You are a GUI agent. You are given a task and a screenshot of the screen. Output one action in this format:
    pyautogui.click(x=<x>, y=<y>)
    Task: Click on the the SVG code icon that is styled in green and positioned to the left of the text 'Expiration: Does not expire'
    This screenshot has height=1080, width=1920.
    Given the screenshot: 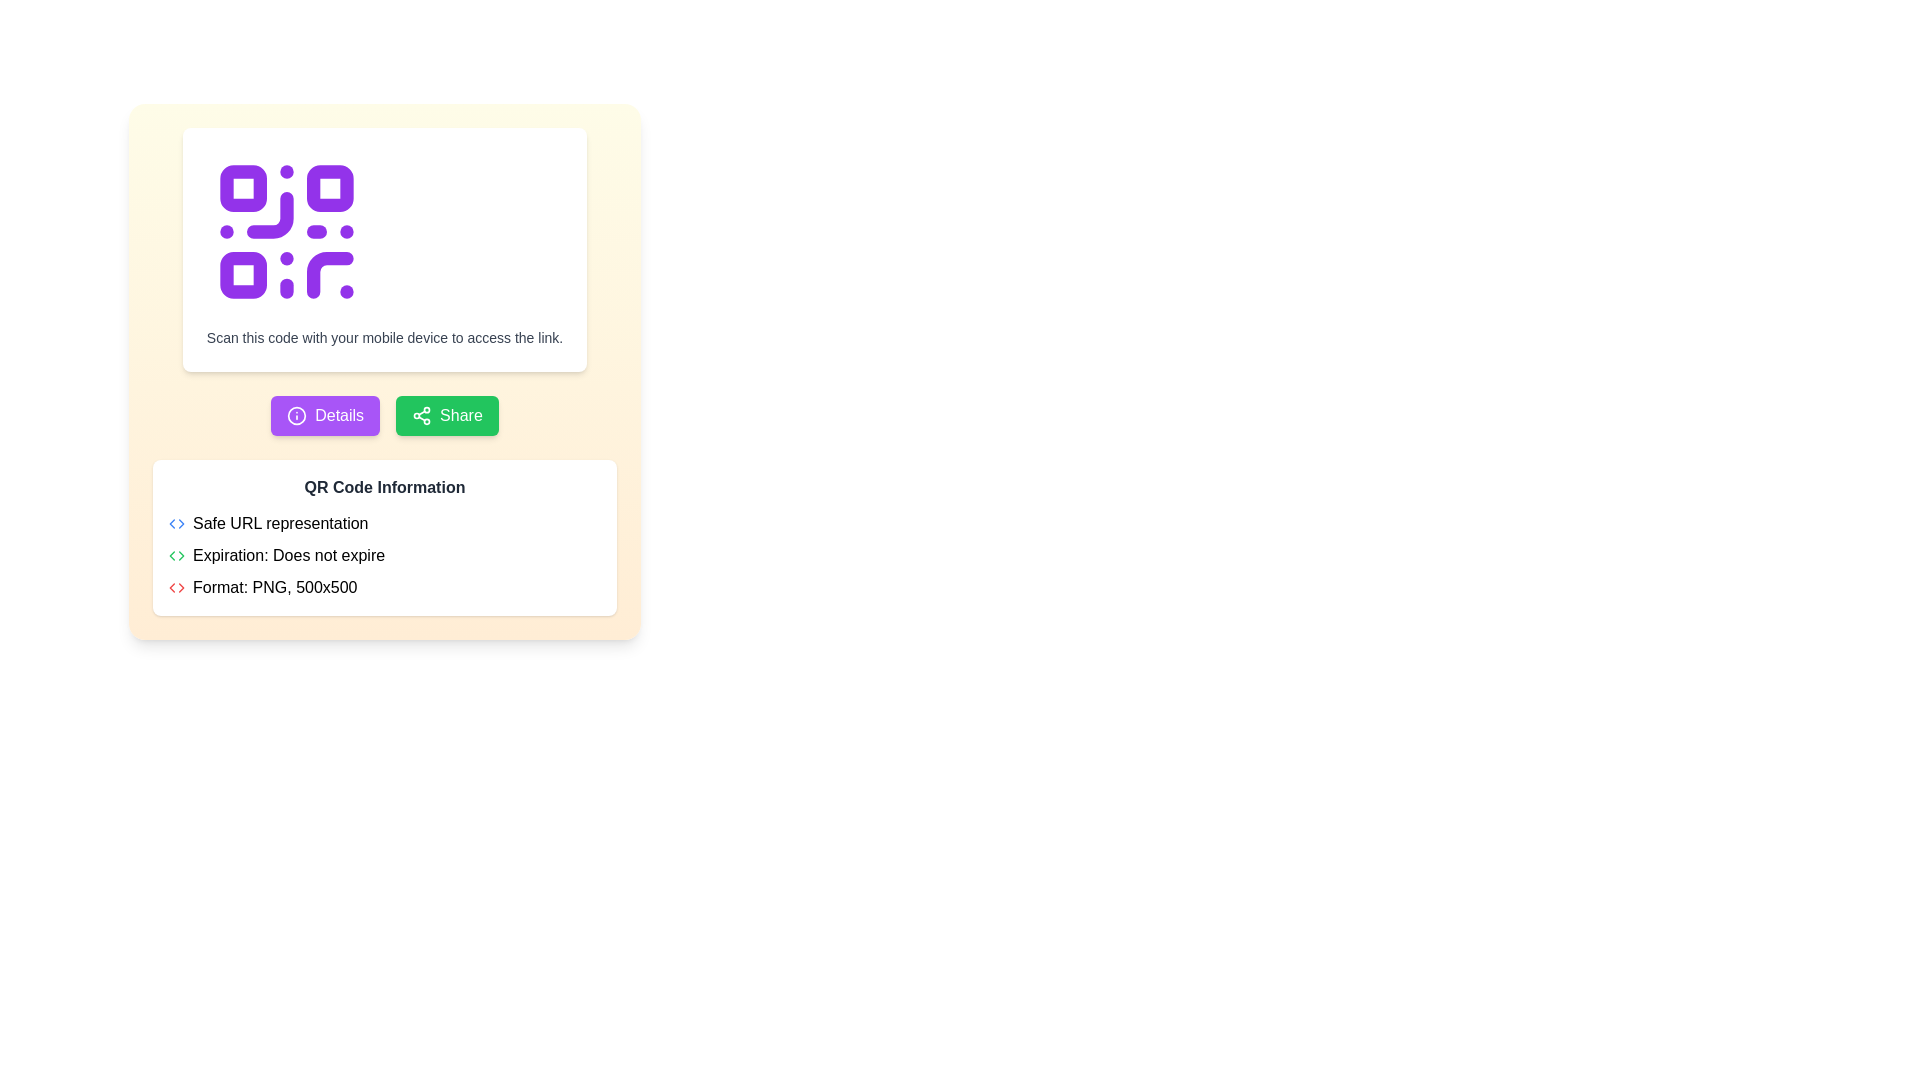 What is the action you would take?
    pyautogui.click(x=177, y=555)
    